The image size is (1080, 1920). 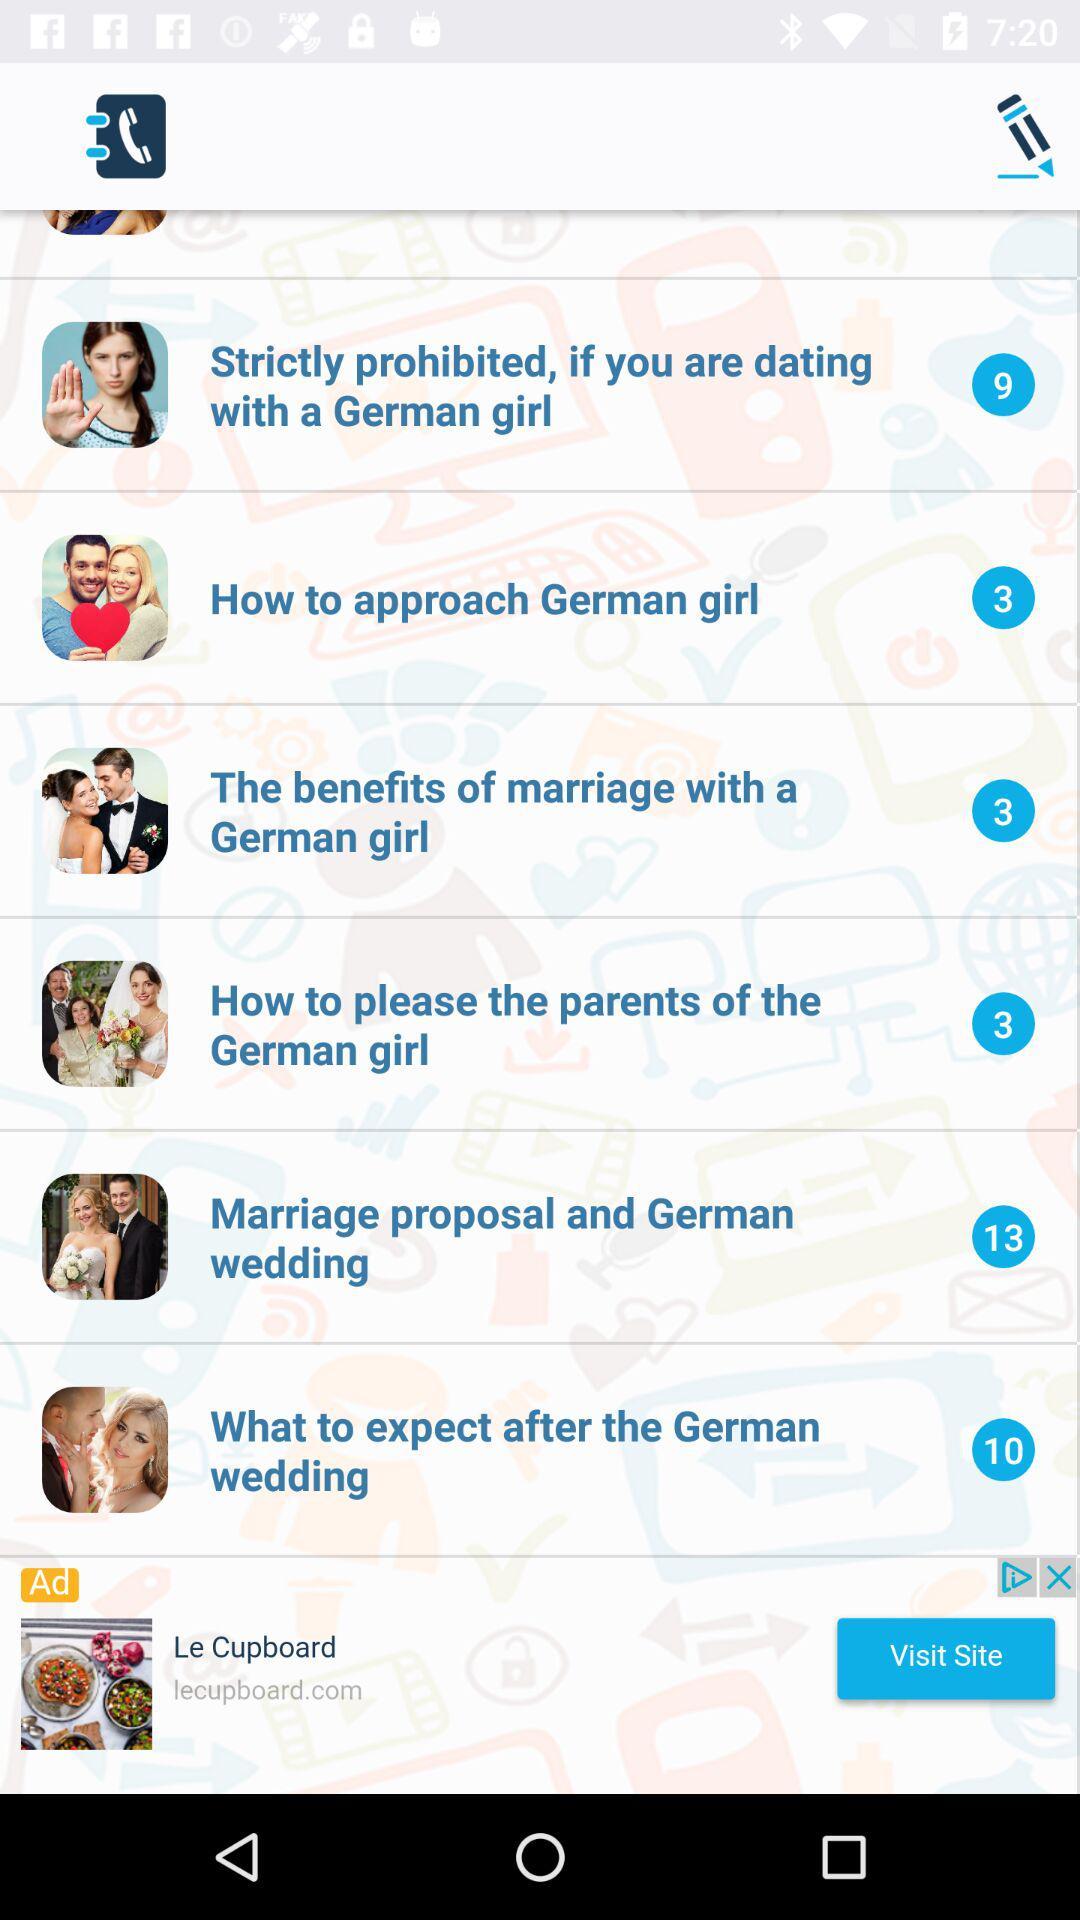 What do you see at coordinates (537, 1675) in the screenshot?
I see `visit advertiser` at bounding box center [537, 1675].